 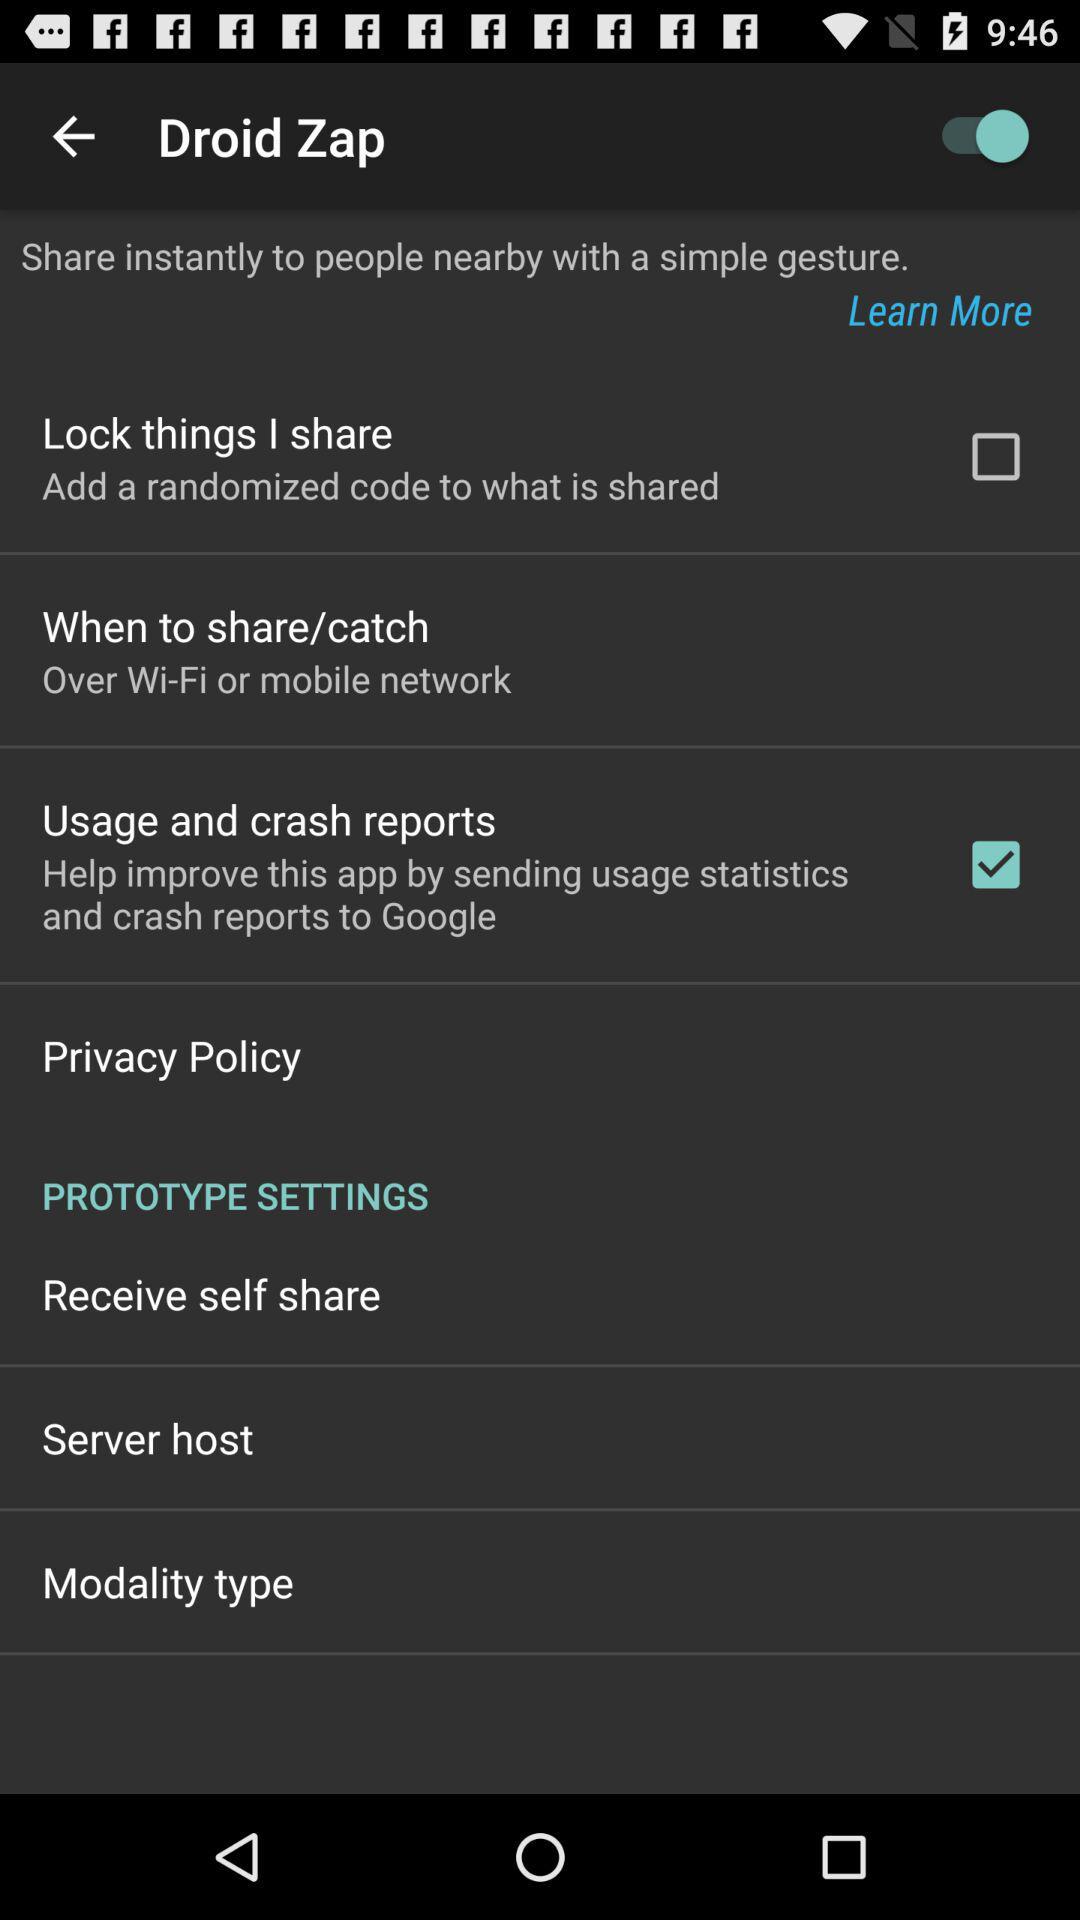 I want to click on help improve this icon, so click(x=477, y=892).